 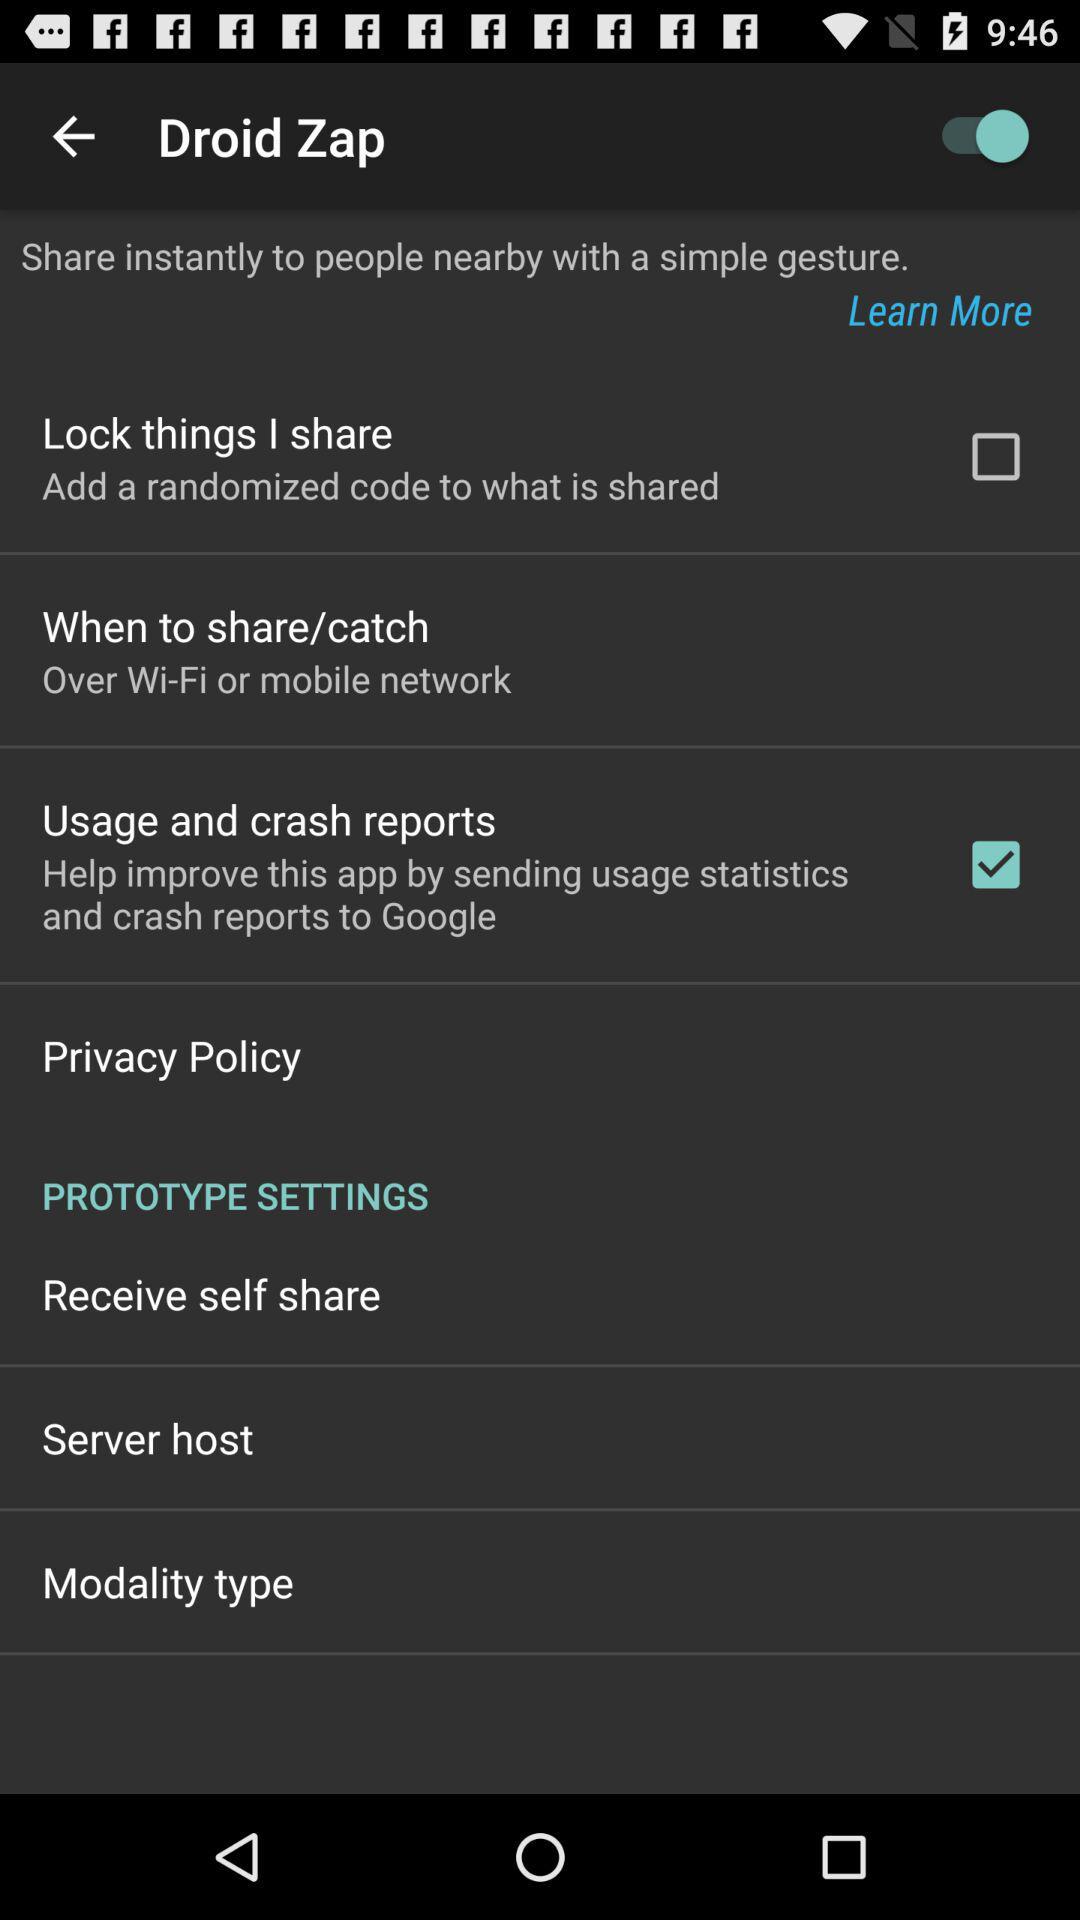 I want to click on help improve this icon, so click(x=477, y=892).